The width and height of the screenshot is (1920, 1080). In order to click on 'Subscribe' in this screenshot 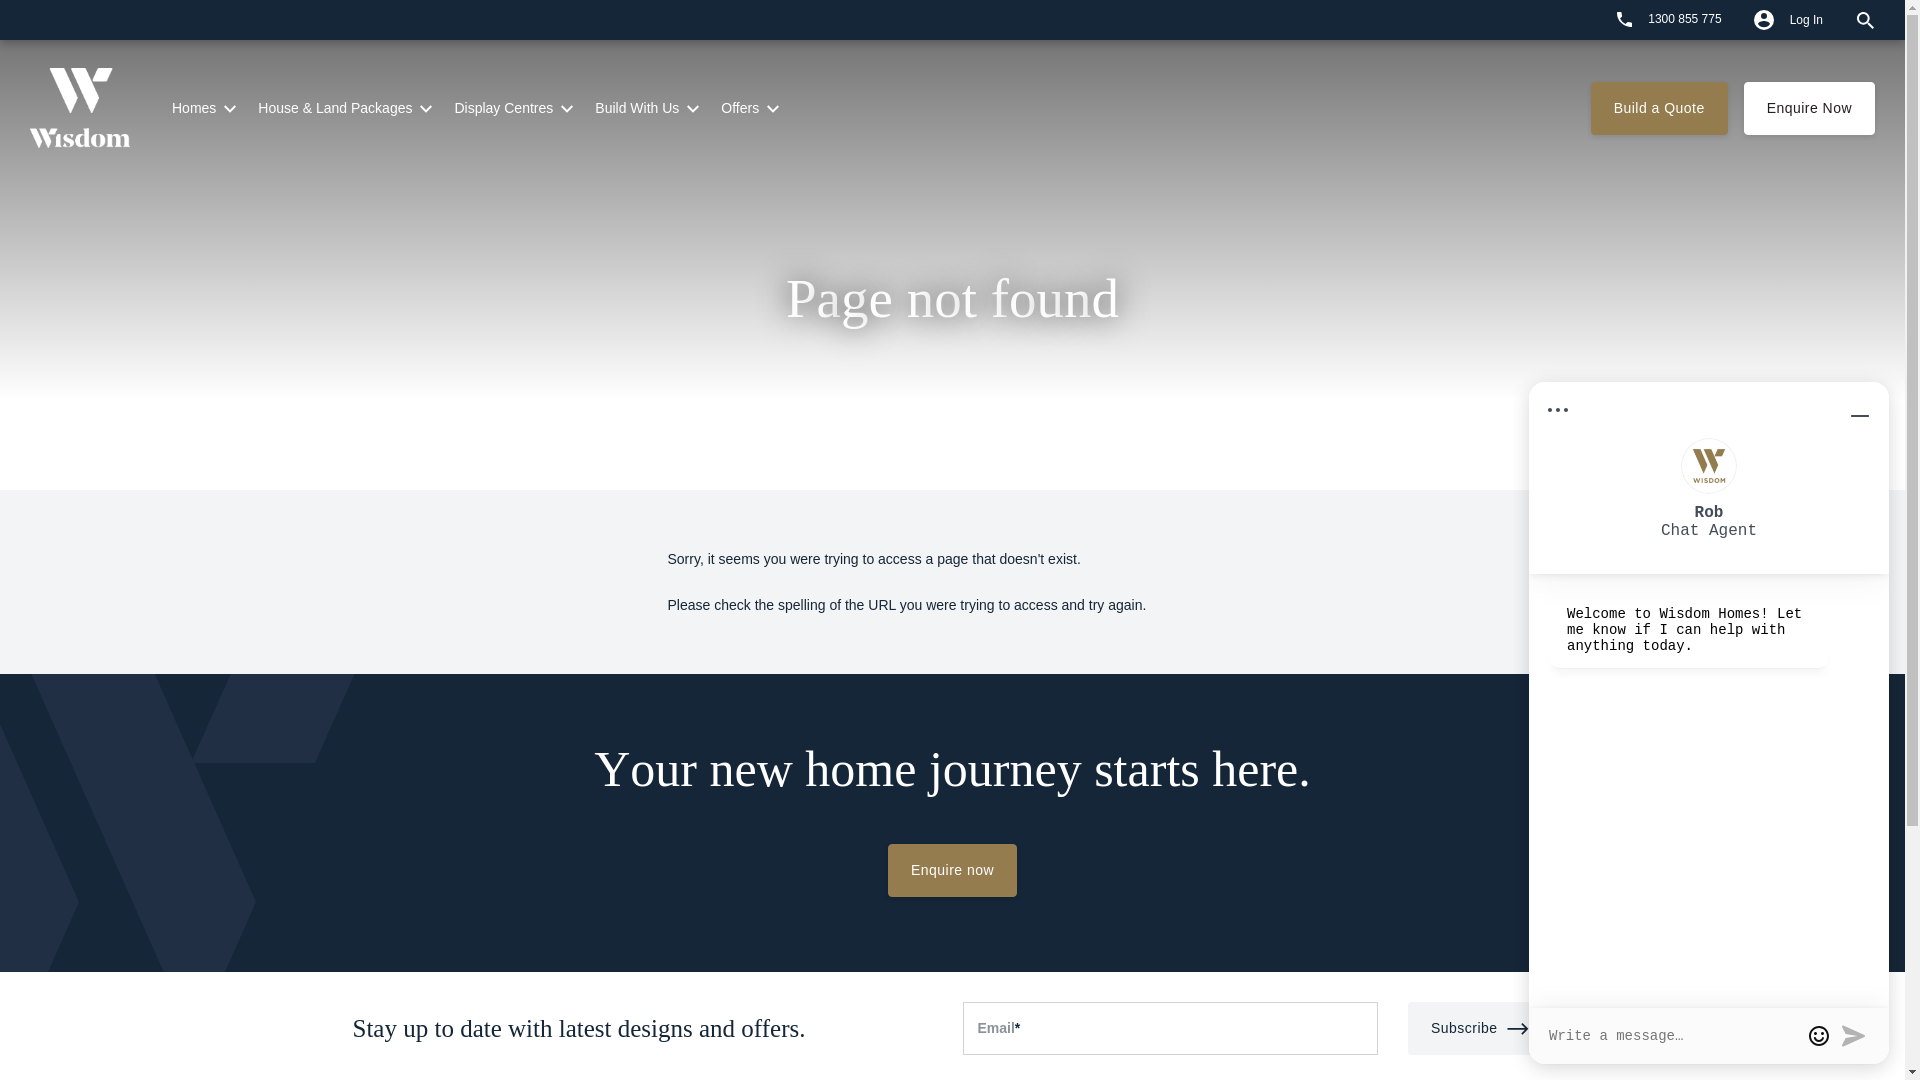, I will do `click(1480, 1028)`.